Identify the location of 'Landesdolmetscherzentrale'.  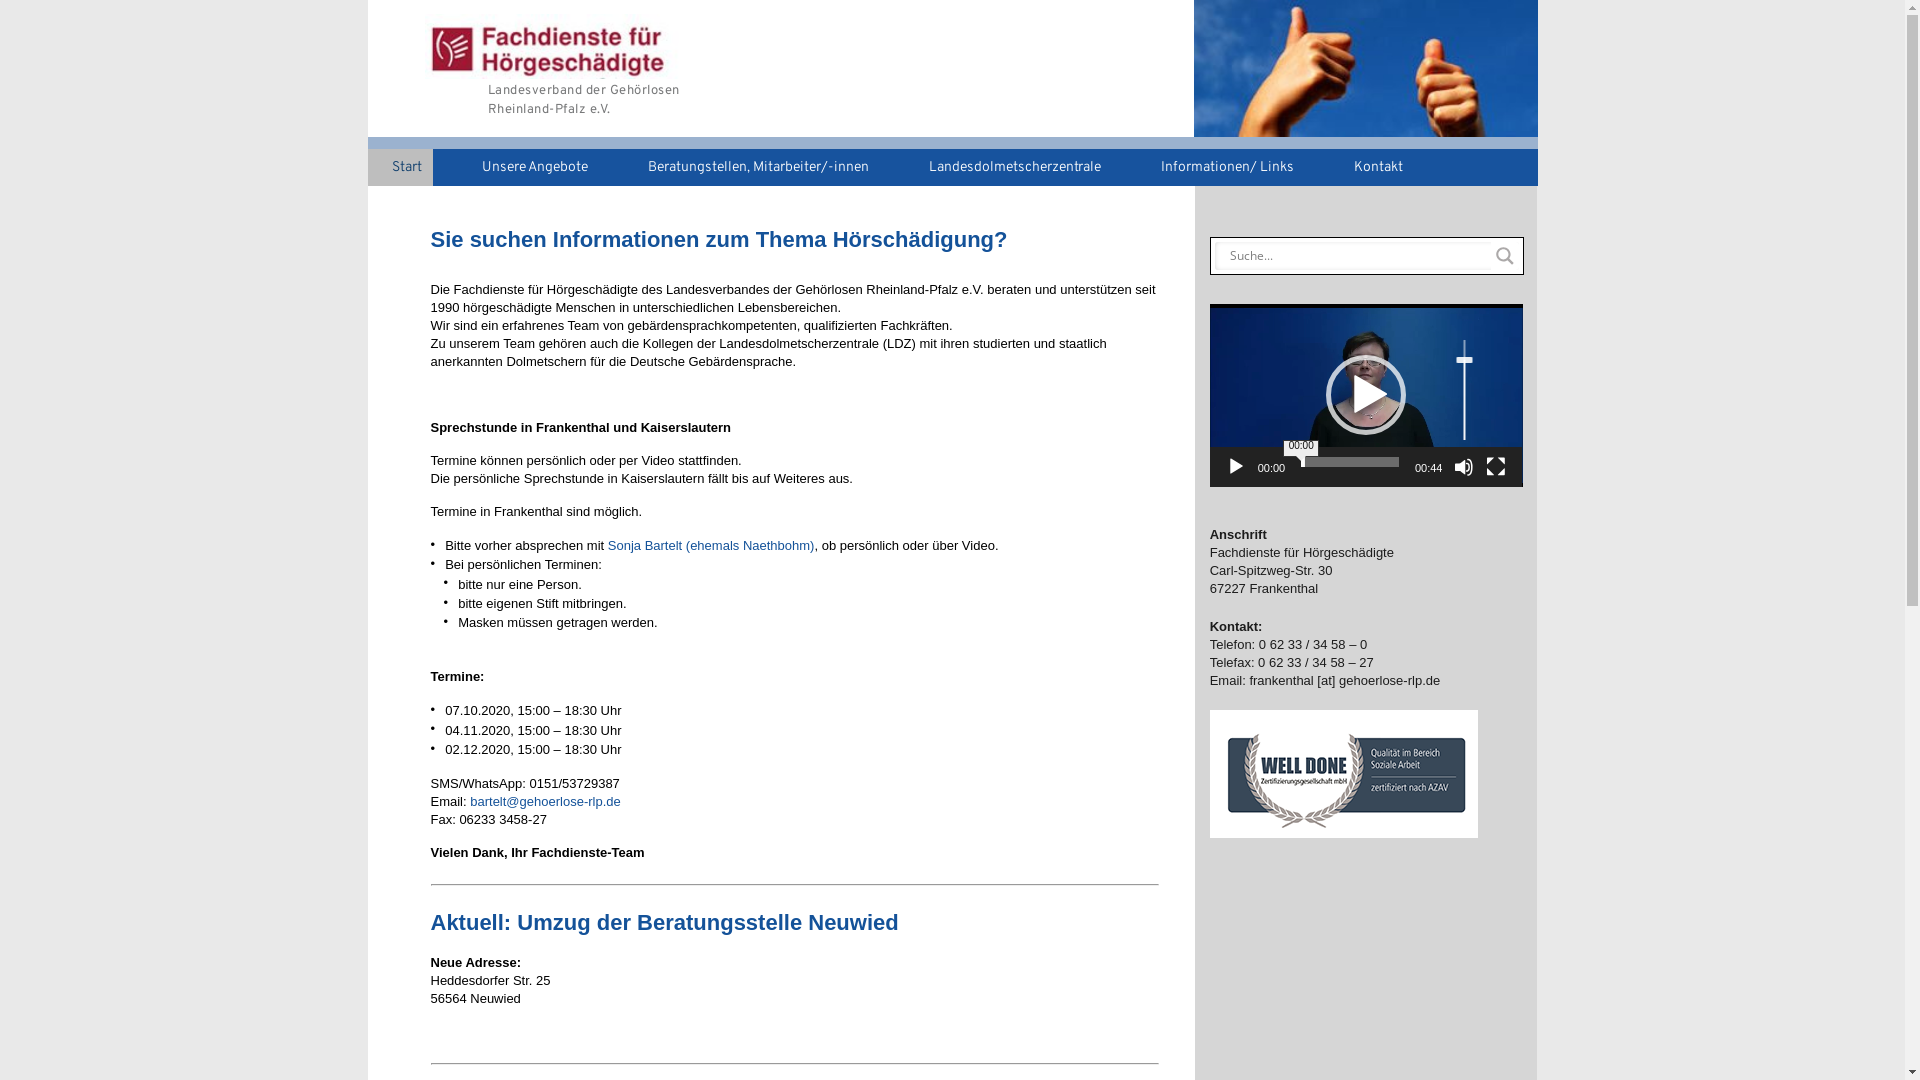
(1007, 166).